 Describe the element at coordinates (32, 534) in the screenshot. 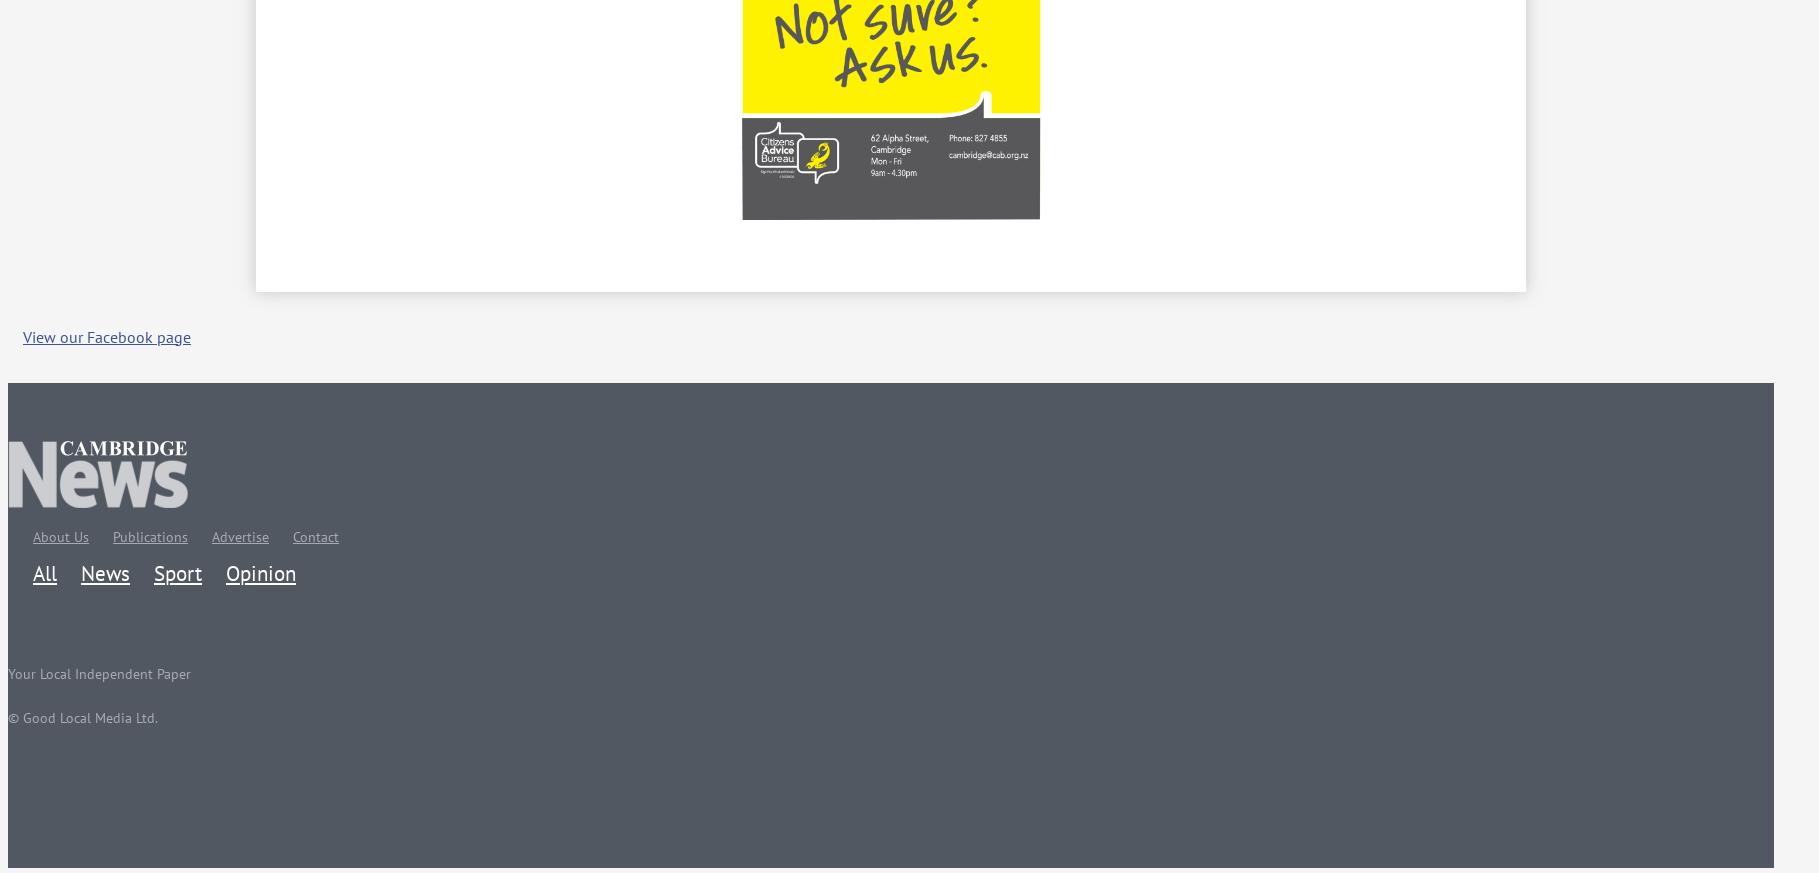

I see `'About Us'` at that location.